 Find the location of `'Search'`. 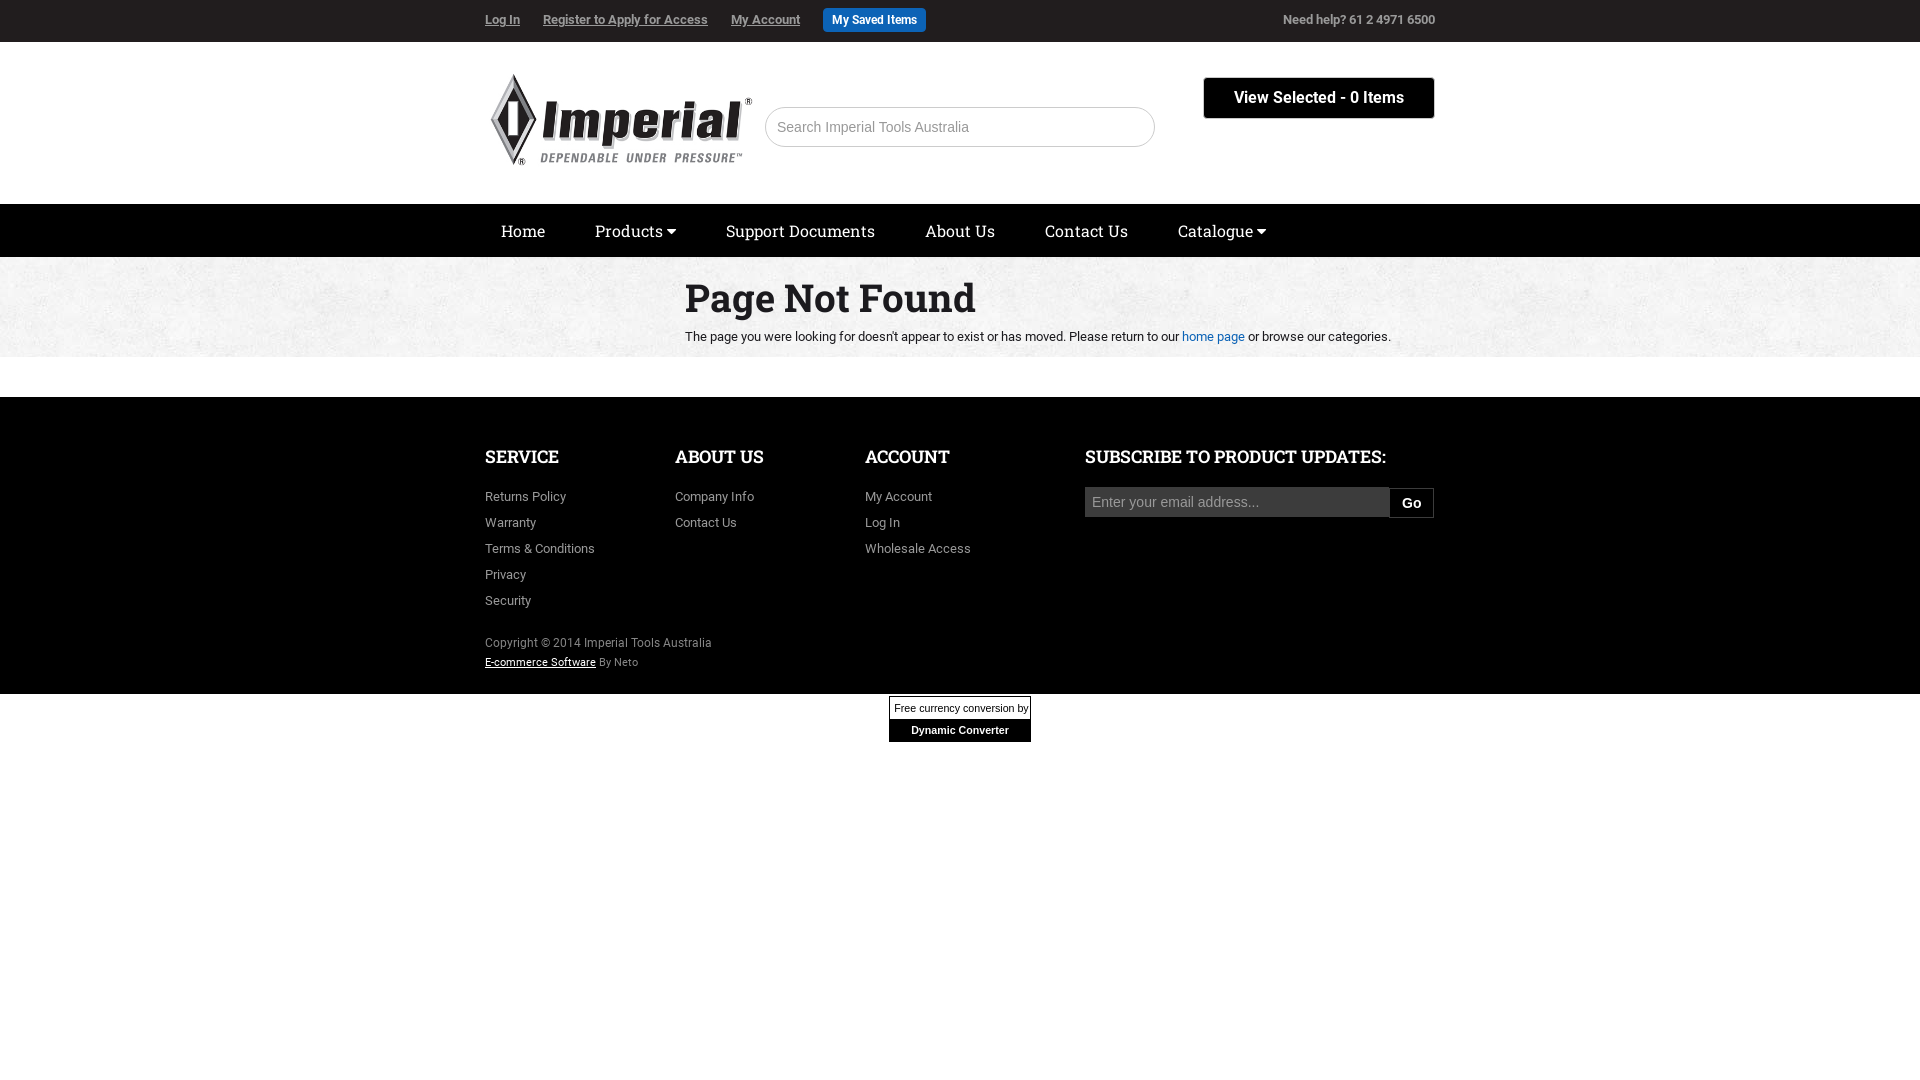

'Search' is located at coordinates (1130, 127).